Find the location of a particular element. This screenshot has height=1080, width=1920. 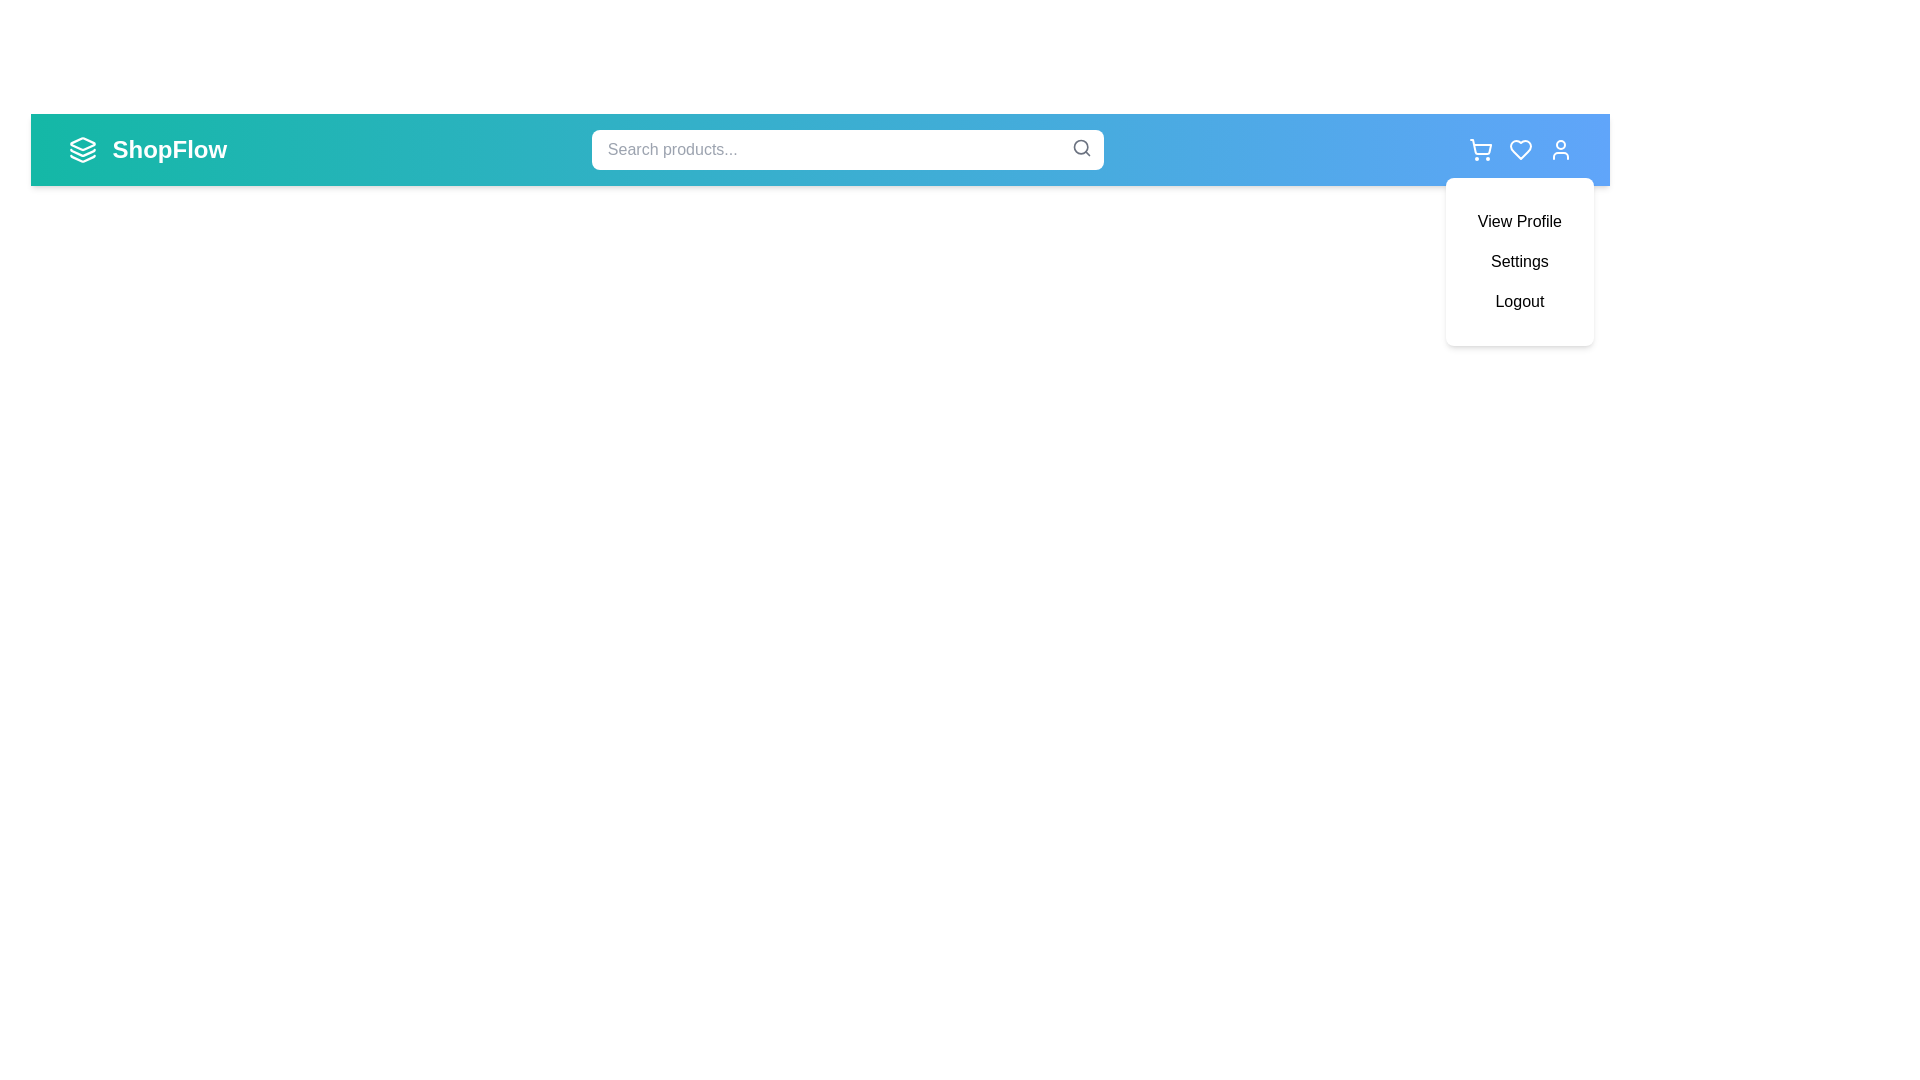

the 'View Profile' option in the dropdown menu is located at coordinates (1519, 222).